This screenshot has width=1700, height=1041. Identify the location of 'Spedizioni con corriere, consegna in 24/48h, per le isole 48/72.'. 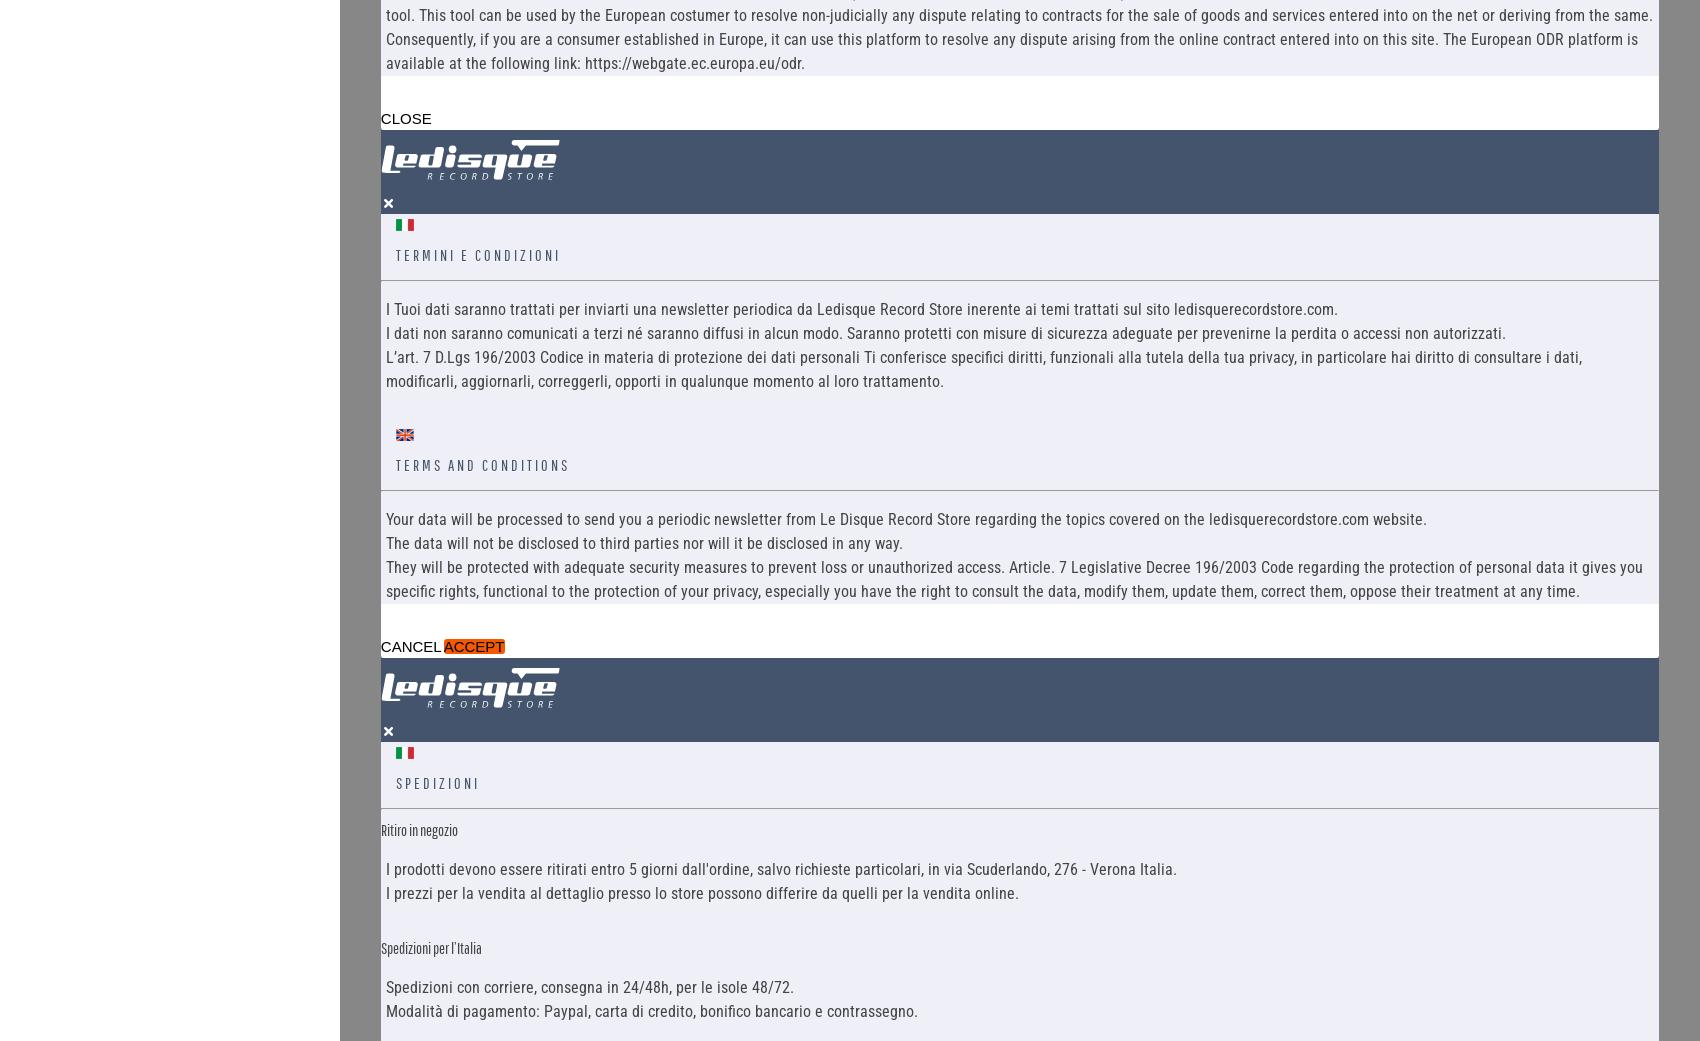
(588, 986).